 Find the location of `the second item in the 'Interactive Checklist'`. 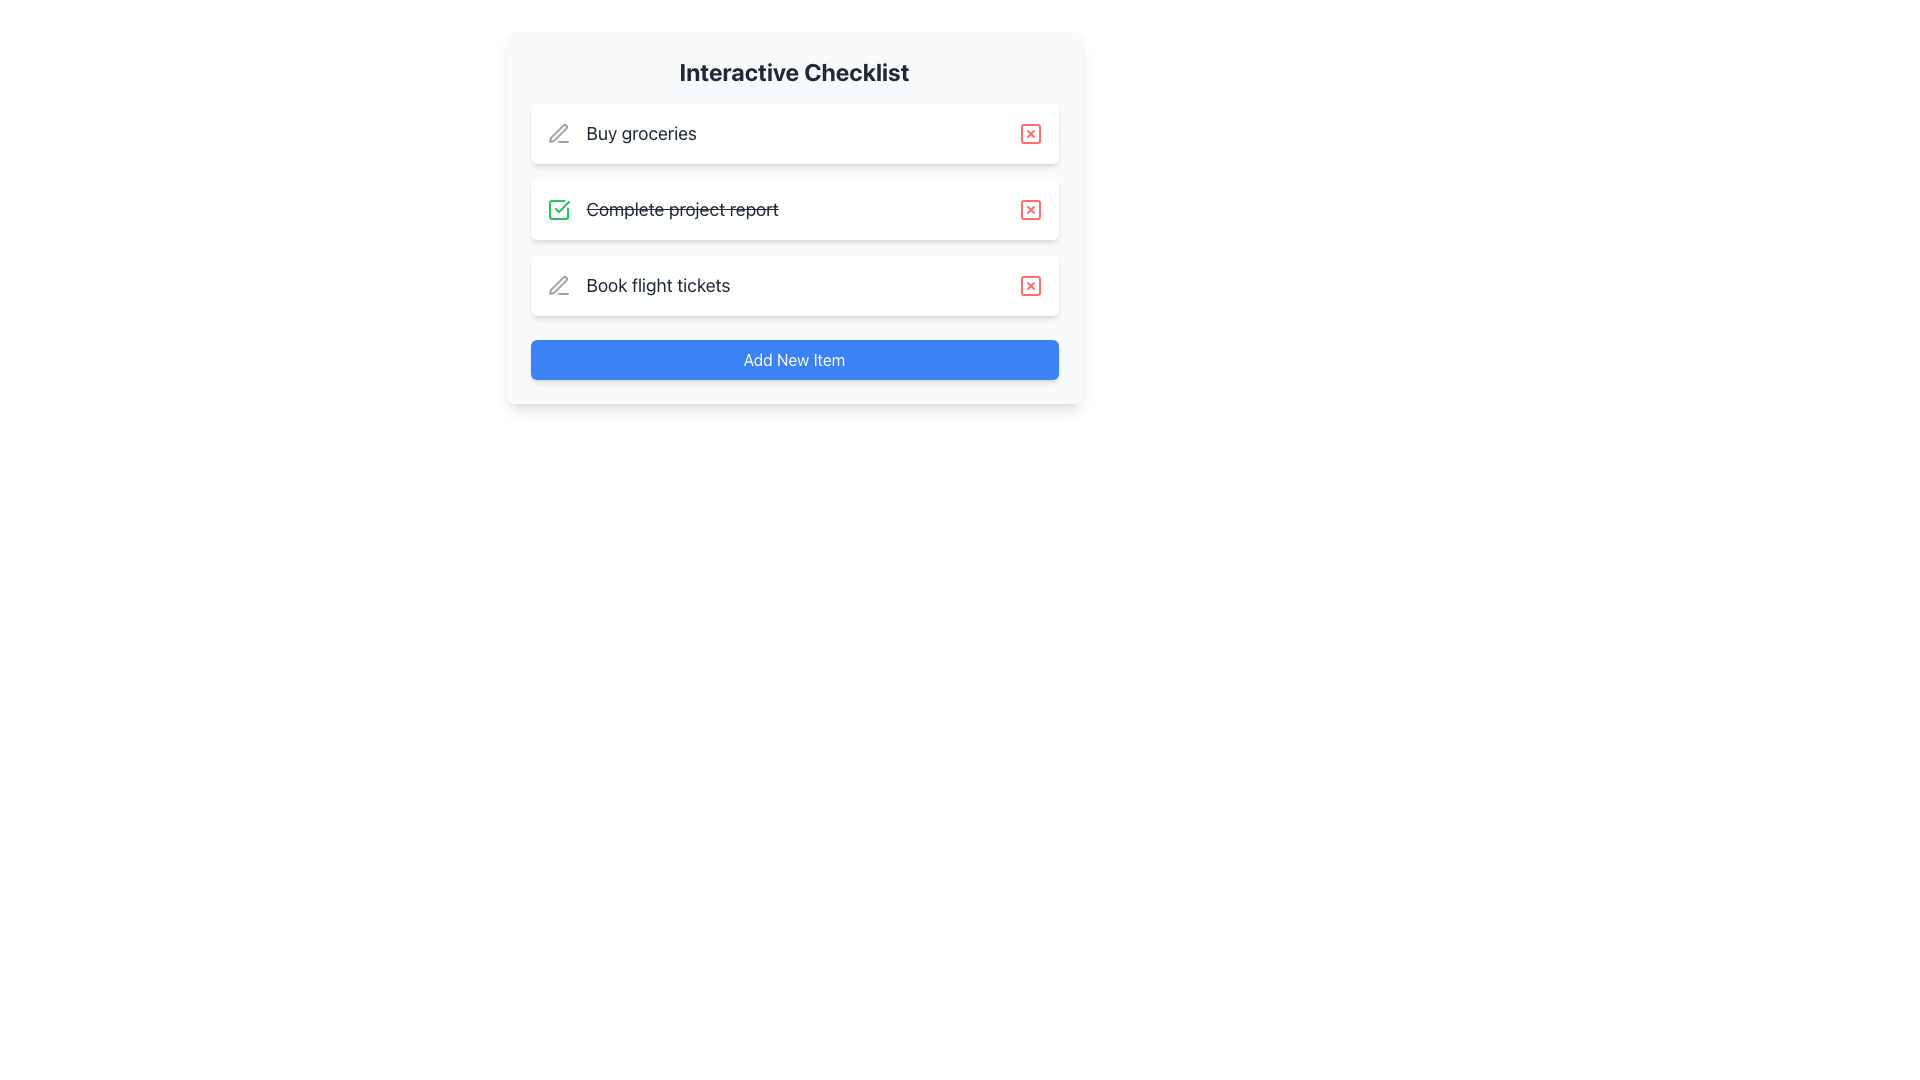

the second item in the 'Interactive Checklist' is located at coordinates (793, 209).